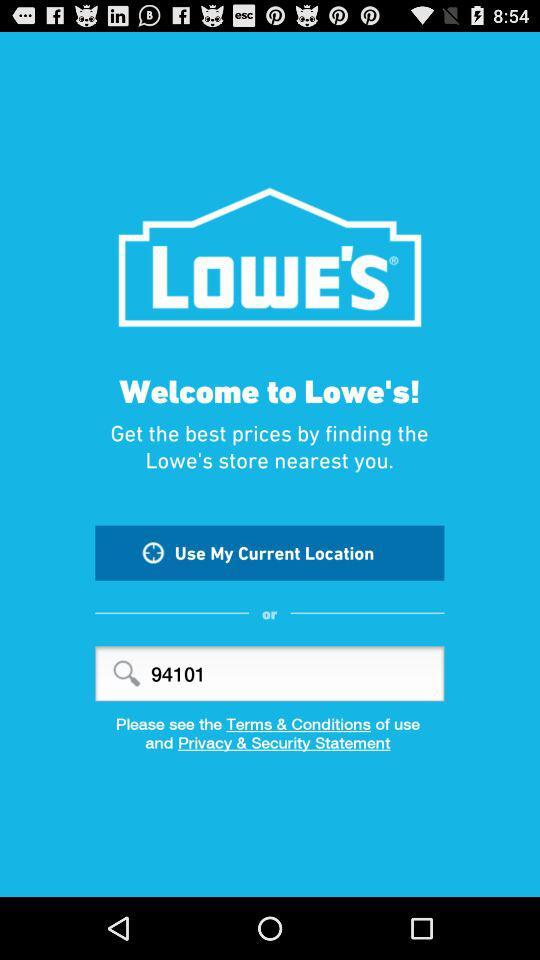 The height and width of the screenshot is (960, 540). Describe the element at coordinates (269, 552) in the screenshot. I see `icon above the or icon` at that location.